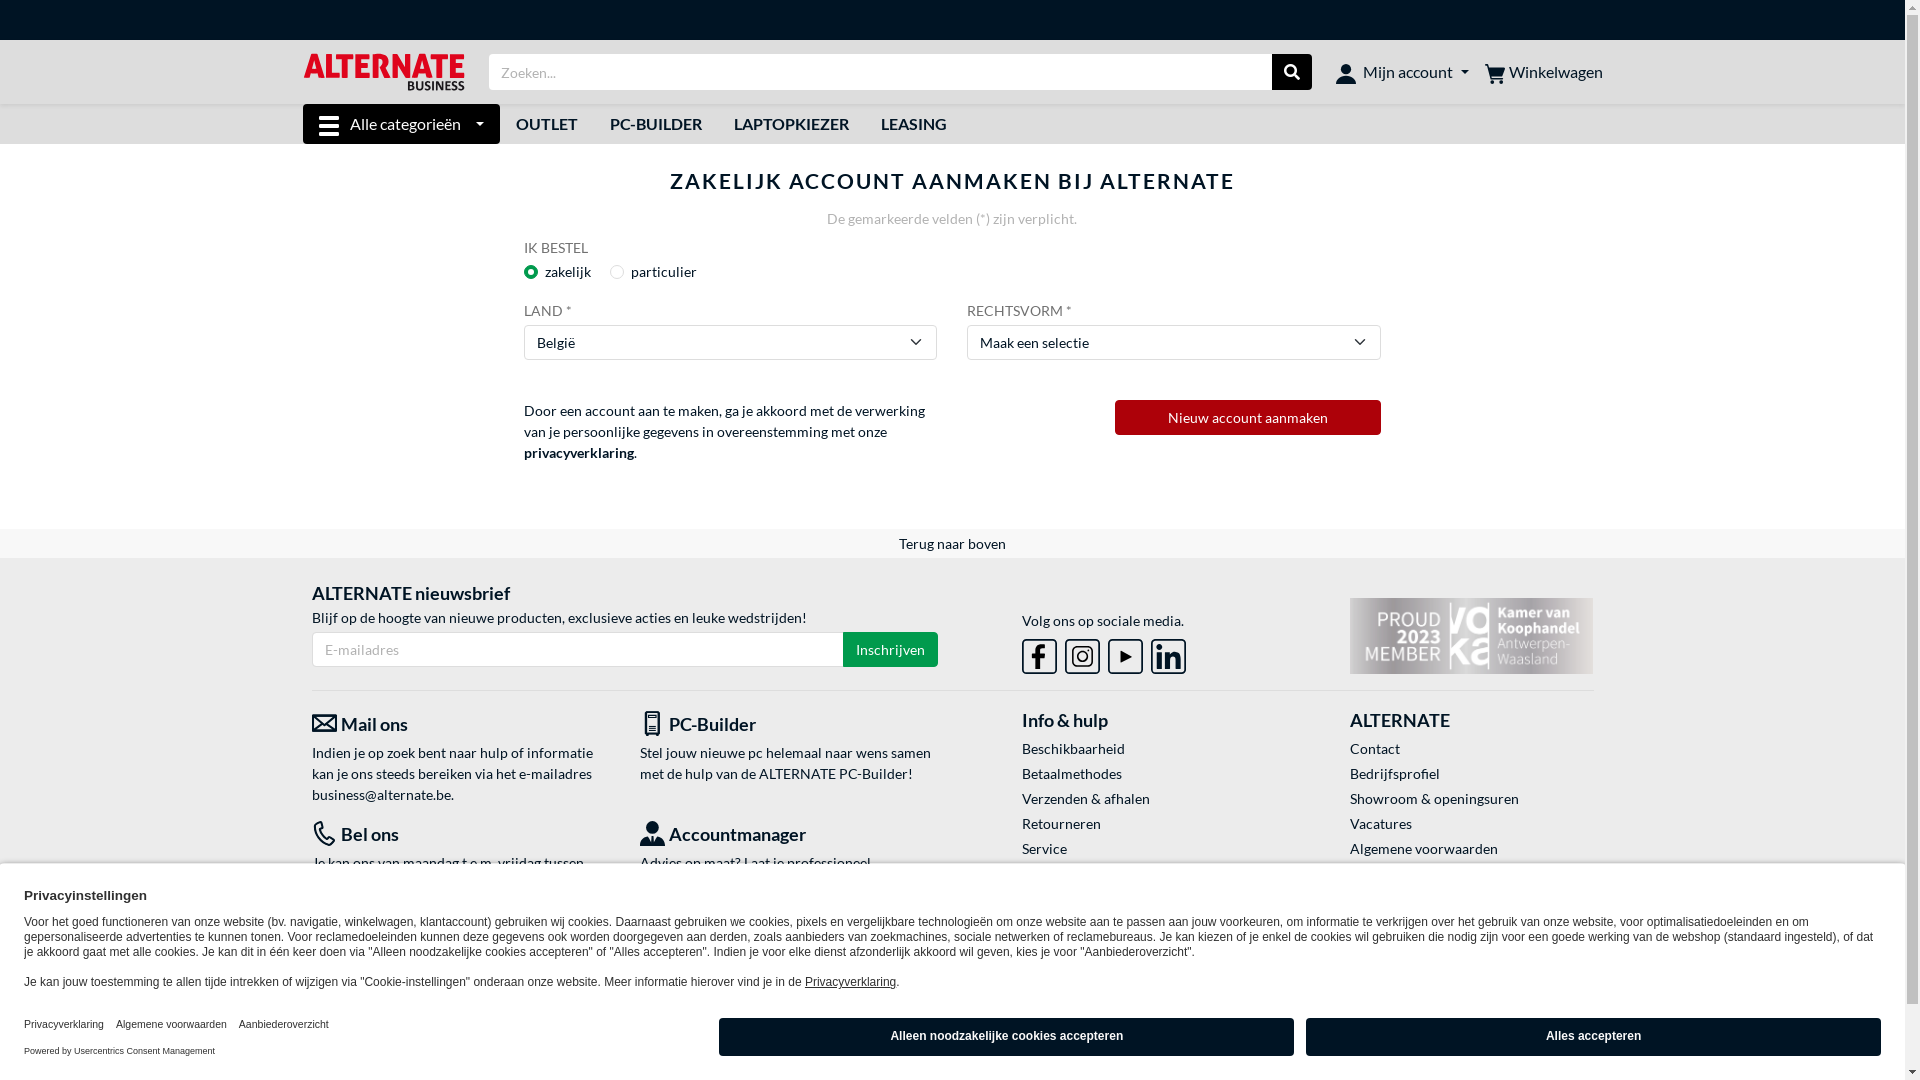 The width and height of the screenshot is (1920, 1080). What do you see at coordinates (578, 452) in the screenshot?
I see `'privacyverklaring'` at bounding box center [578, 452].